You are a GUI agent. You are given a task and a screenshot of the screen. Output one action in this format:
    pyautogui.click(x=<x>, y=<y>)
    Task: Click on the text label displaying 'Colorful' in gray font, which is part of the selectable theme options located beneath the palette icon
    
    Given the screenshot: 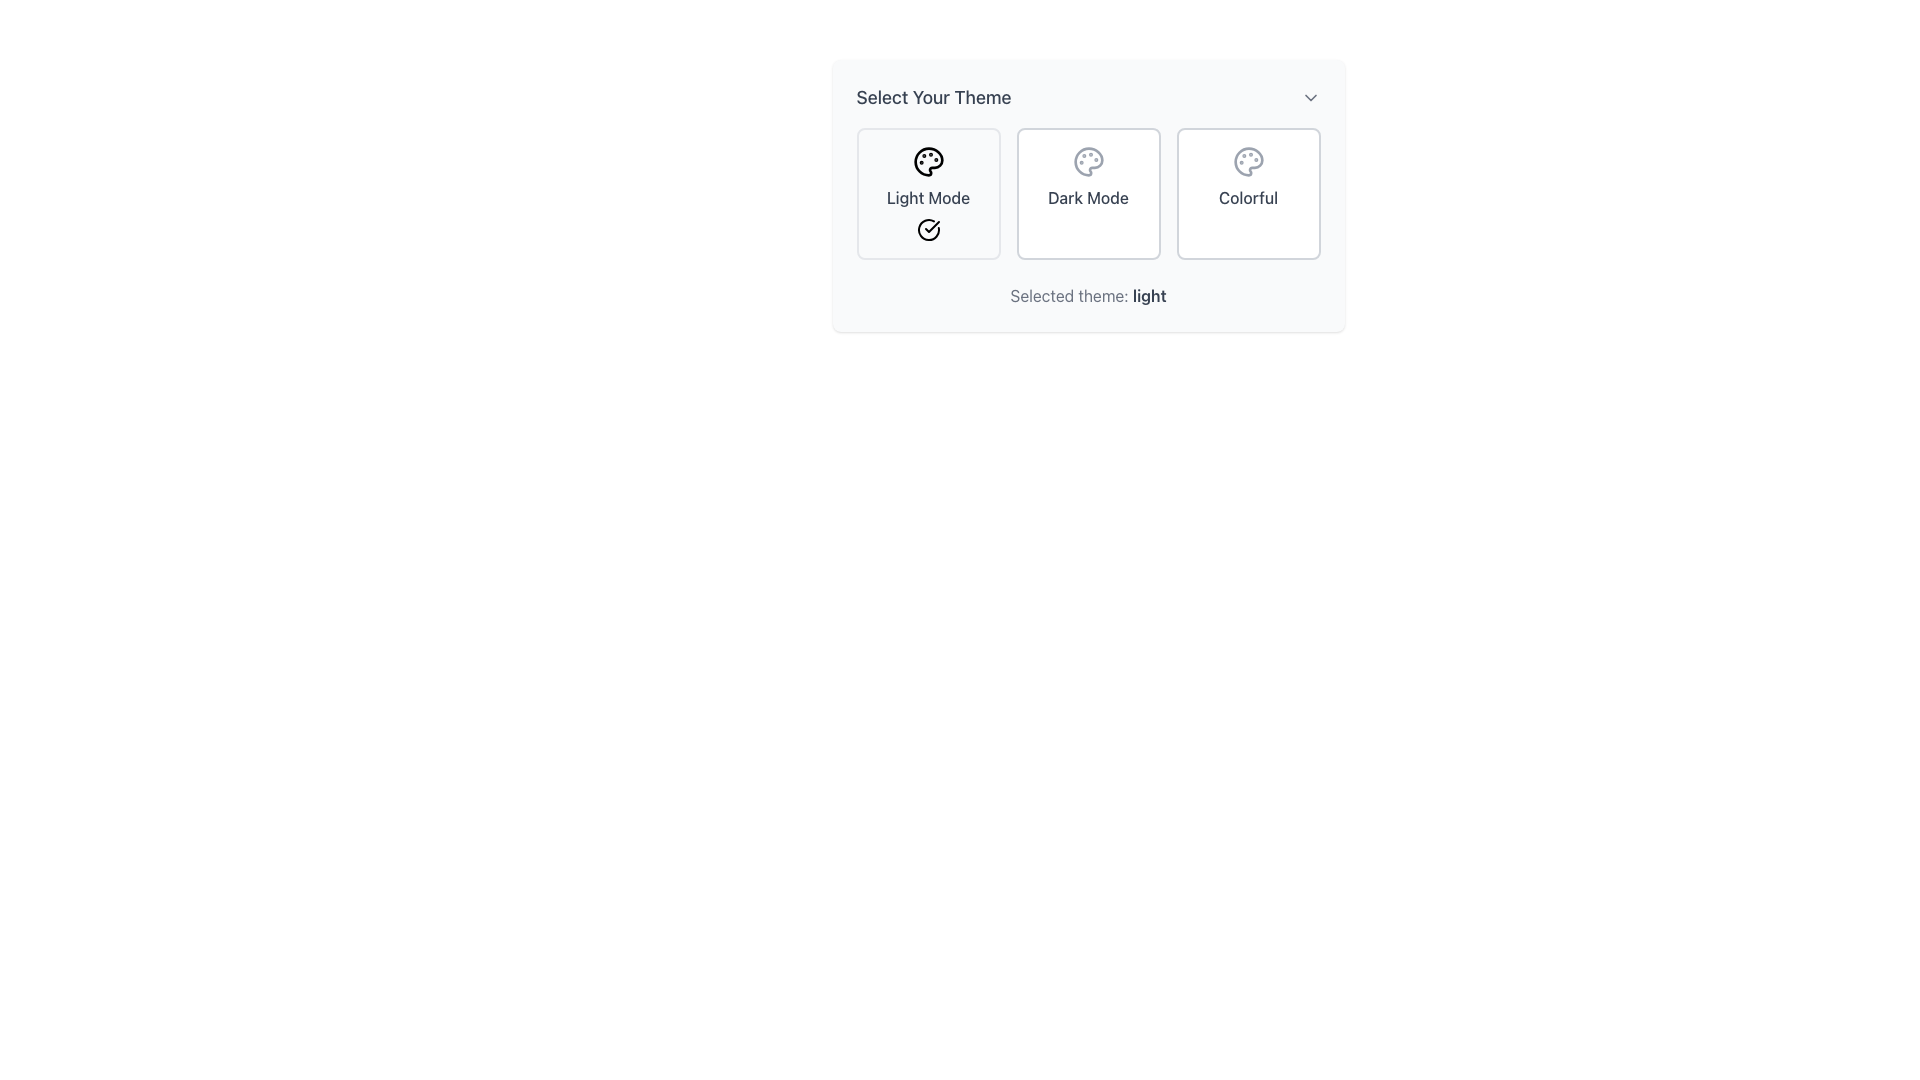 What is the action you would take?
    pyautogui.click(x=1247, y=197)
    